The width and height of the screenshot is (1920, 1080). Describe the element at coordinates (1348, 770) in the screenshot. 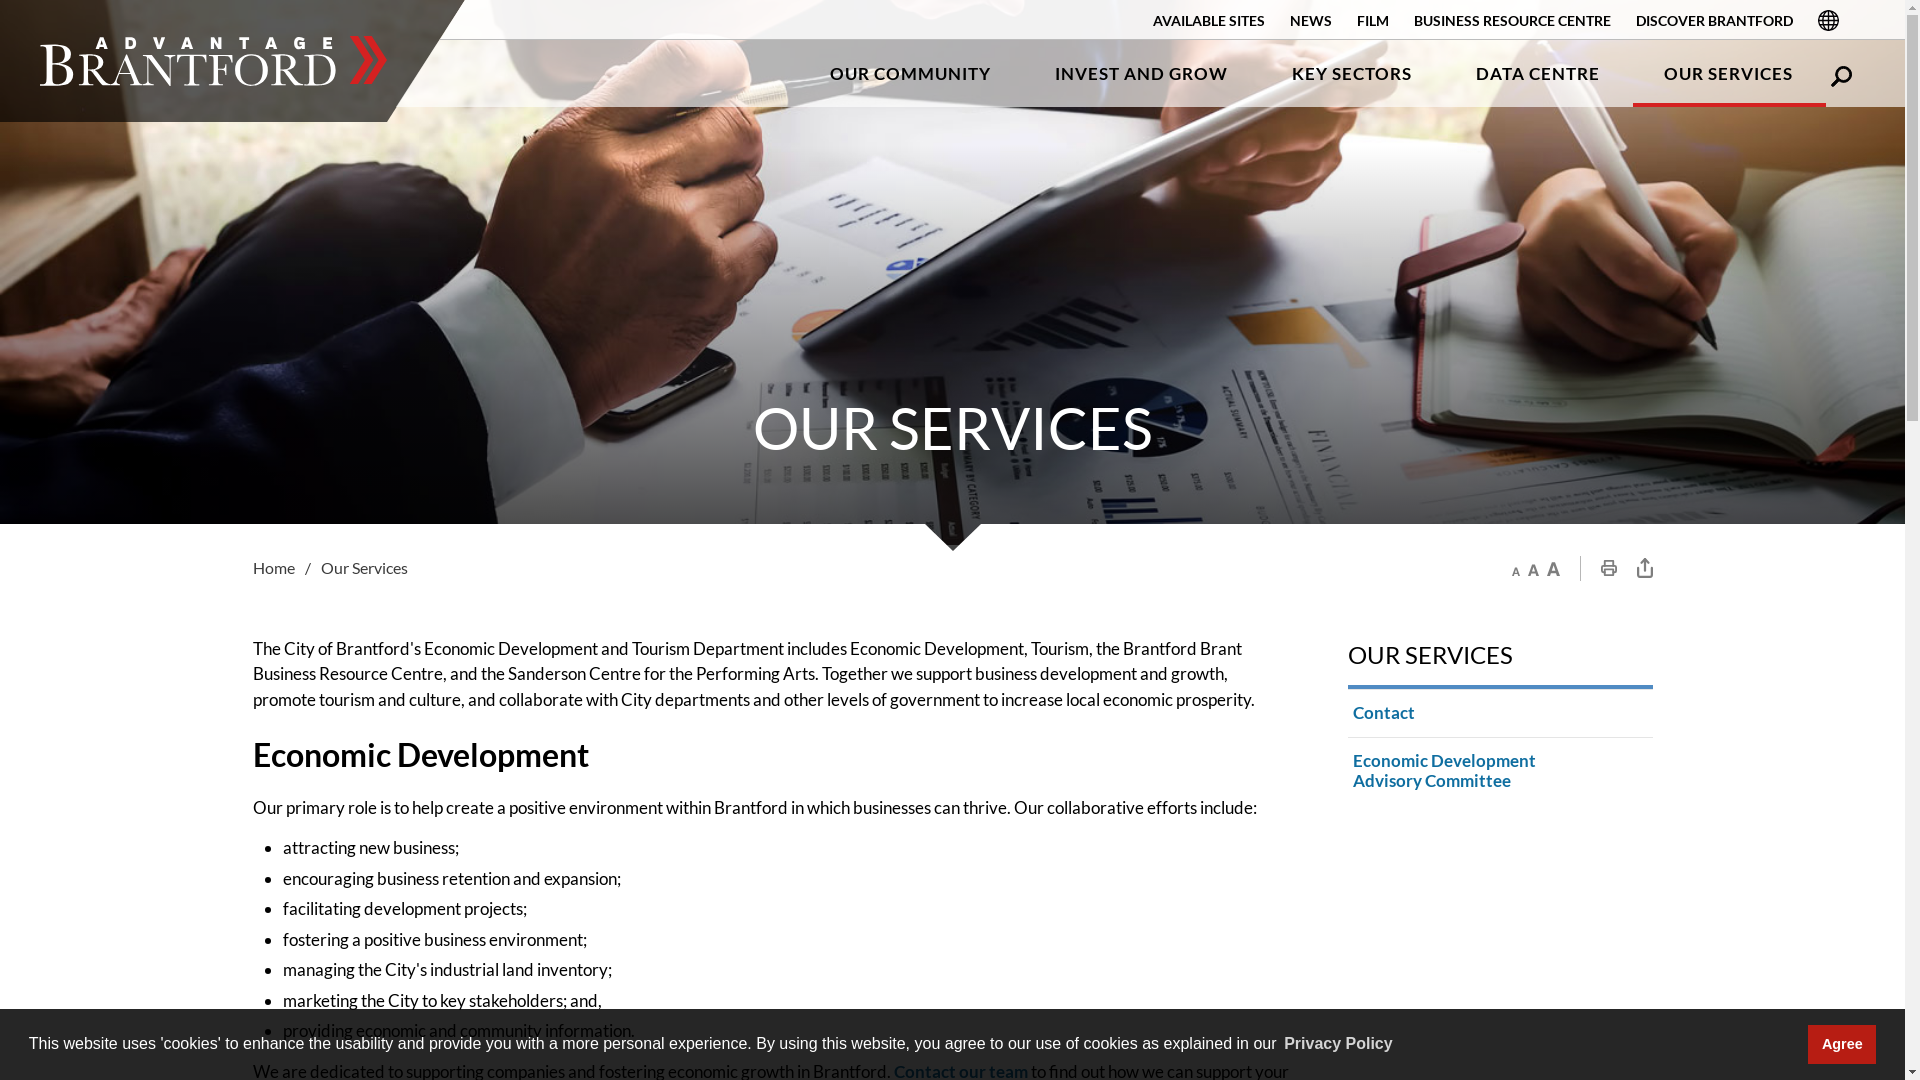

I see `'Economic Development Advisory Committee'` at that location.